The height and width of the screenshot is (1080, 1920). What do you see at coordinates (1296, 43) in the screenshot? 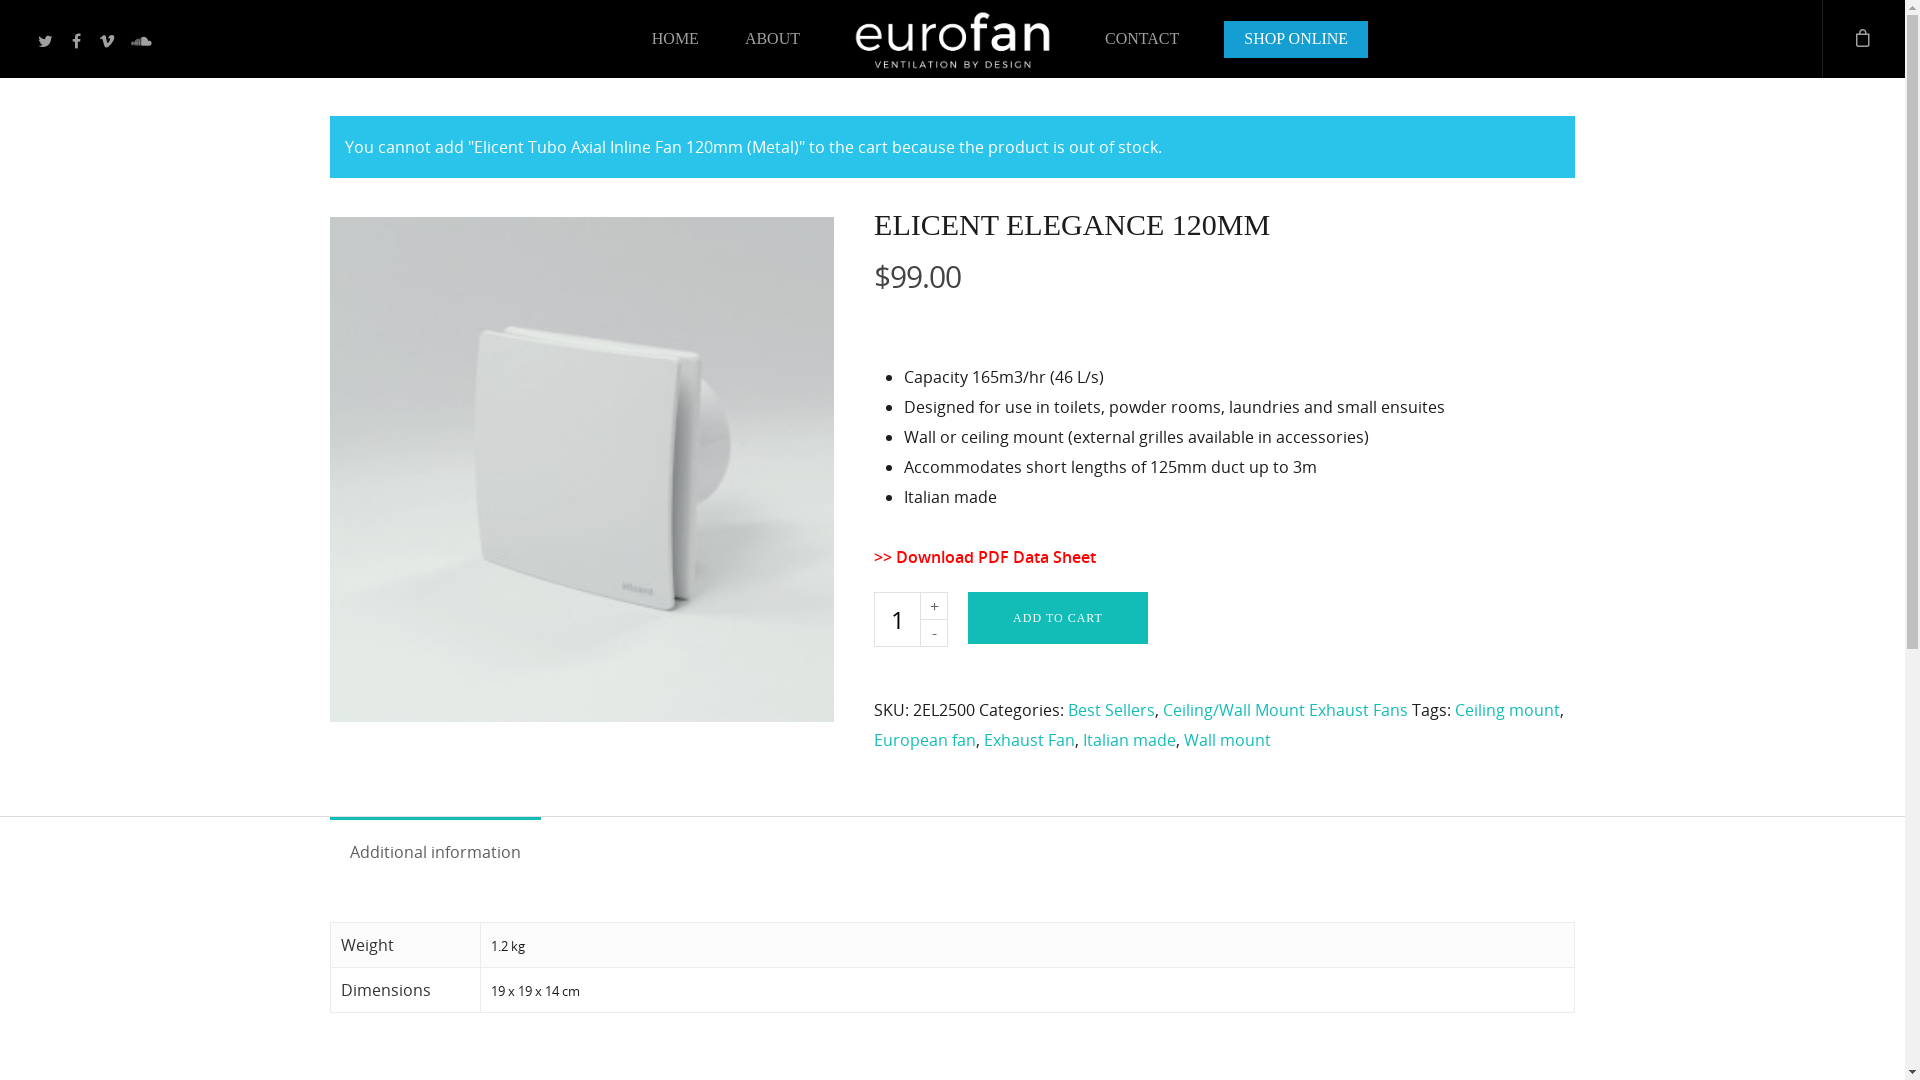
I see `'SHOP ONLINE'` at bounding box center [1296, 43].